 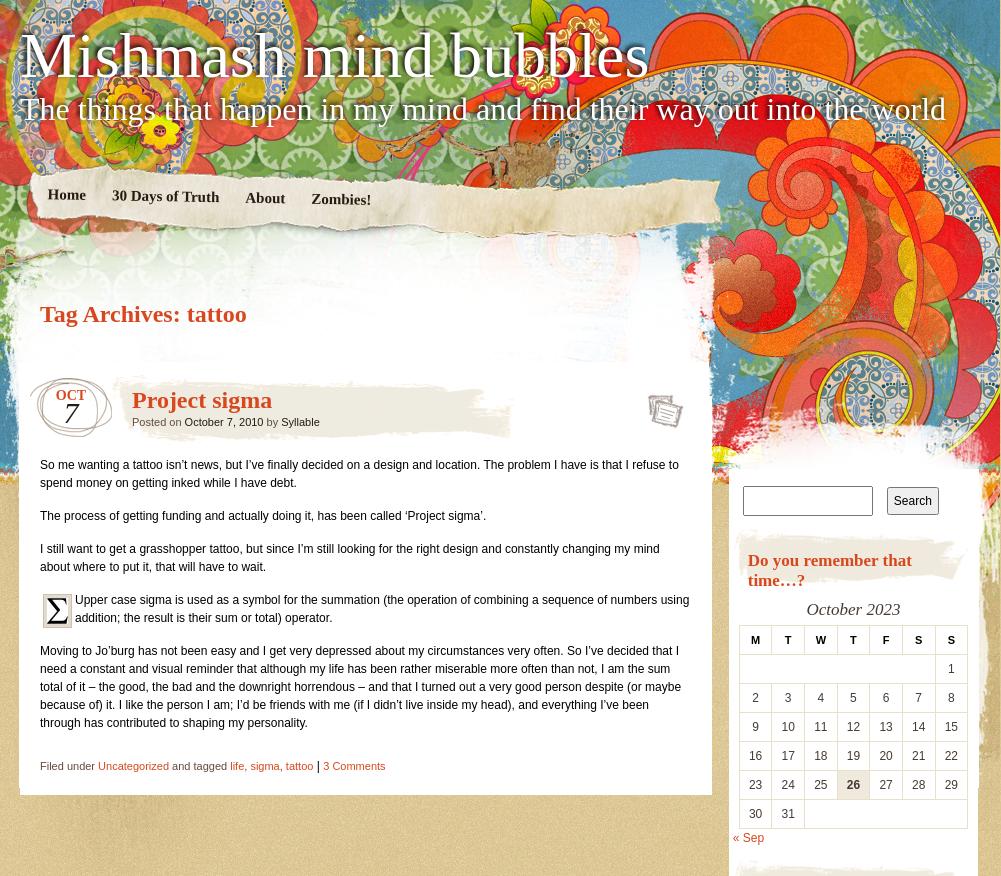 I want to click on 'life', so click(x=236, y=765).